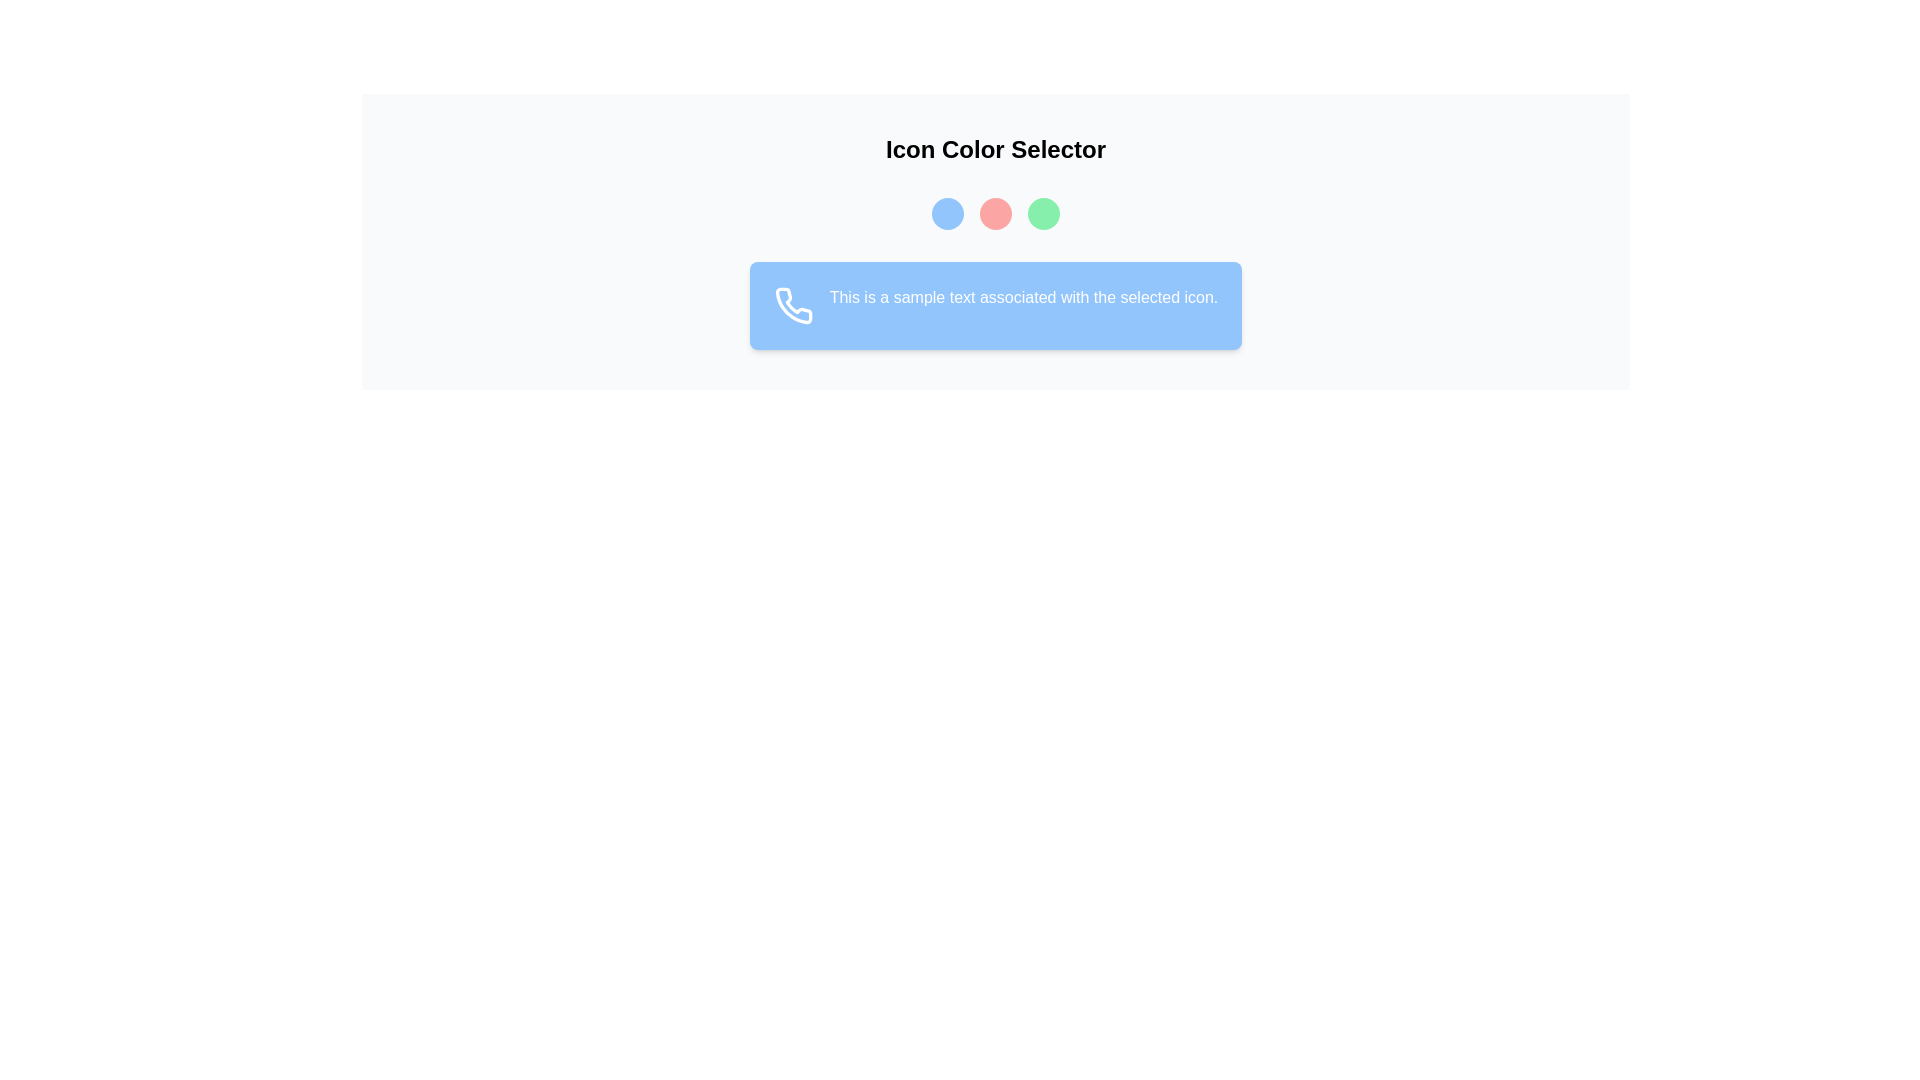 This screenshot has height=1080, width=1920. Describe the element at coordinates (1023, 305) in the screenshot. I see `the Text Label that provides descriptive information about the icon in the blue rectangular area below the 'Icon Color Selector' heading, located to the right of the phone icon` at that location.